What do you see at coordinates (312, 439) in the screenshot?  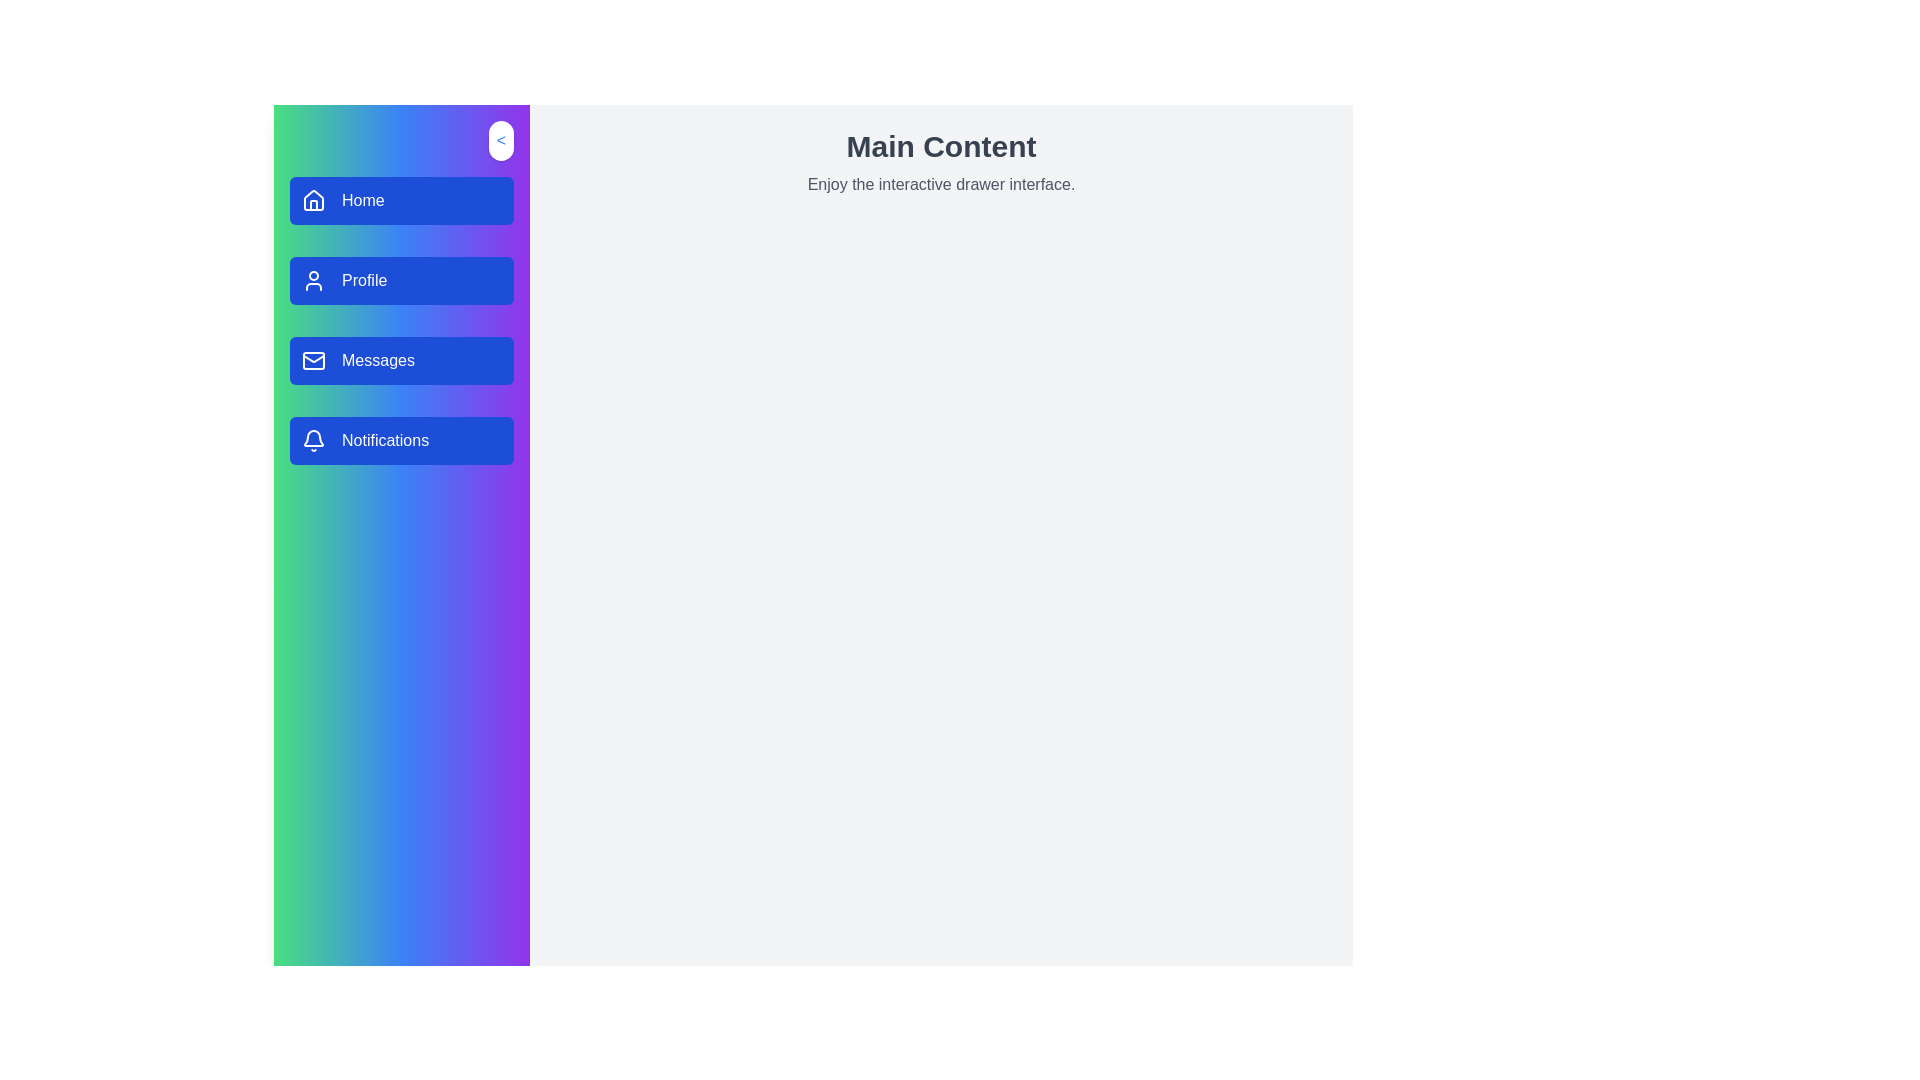 I see `the notifications icon located in the left sidebar menu, specifically the fourth button labeled 'Notifications'` at bounding box center [312, 439].